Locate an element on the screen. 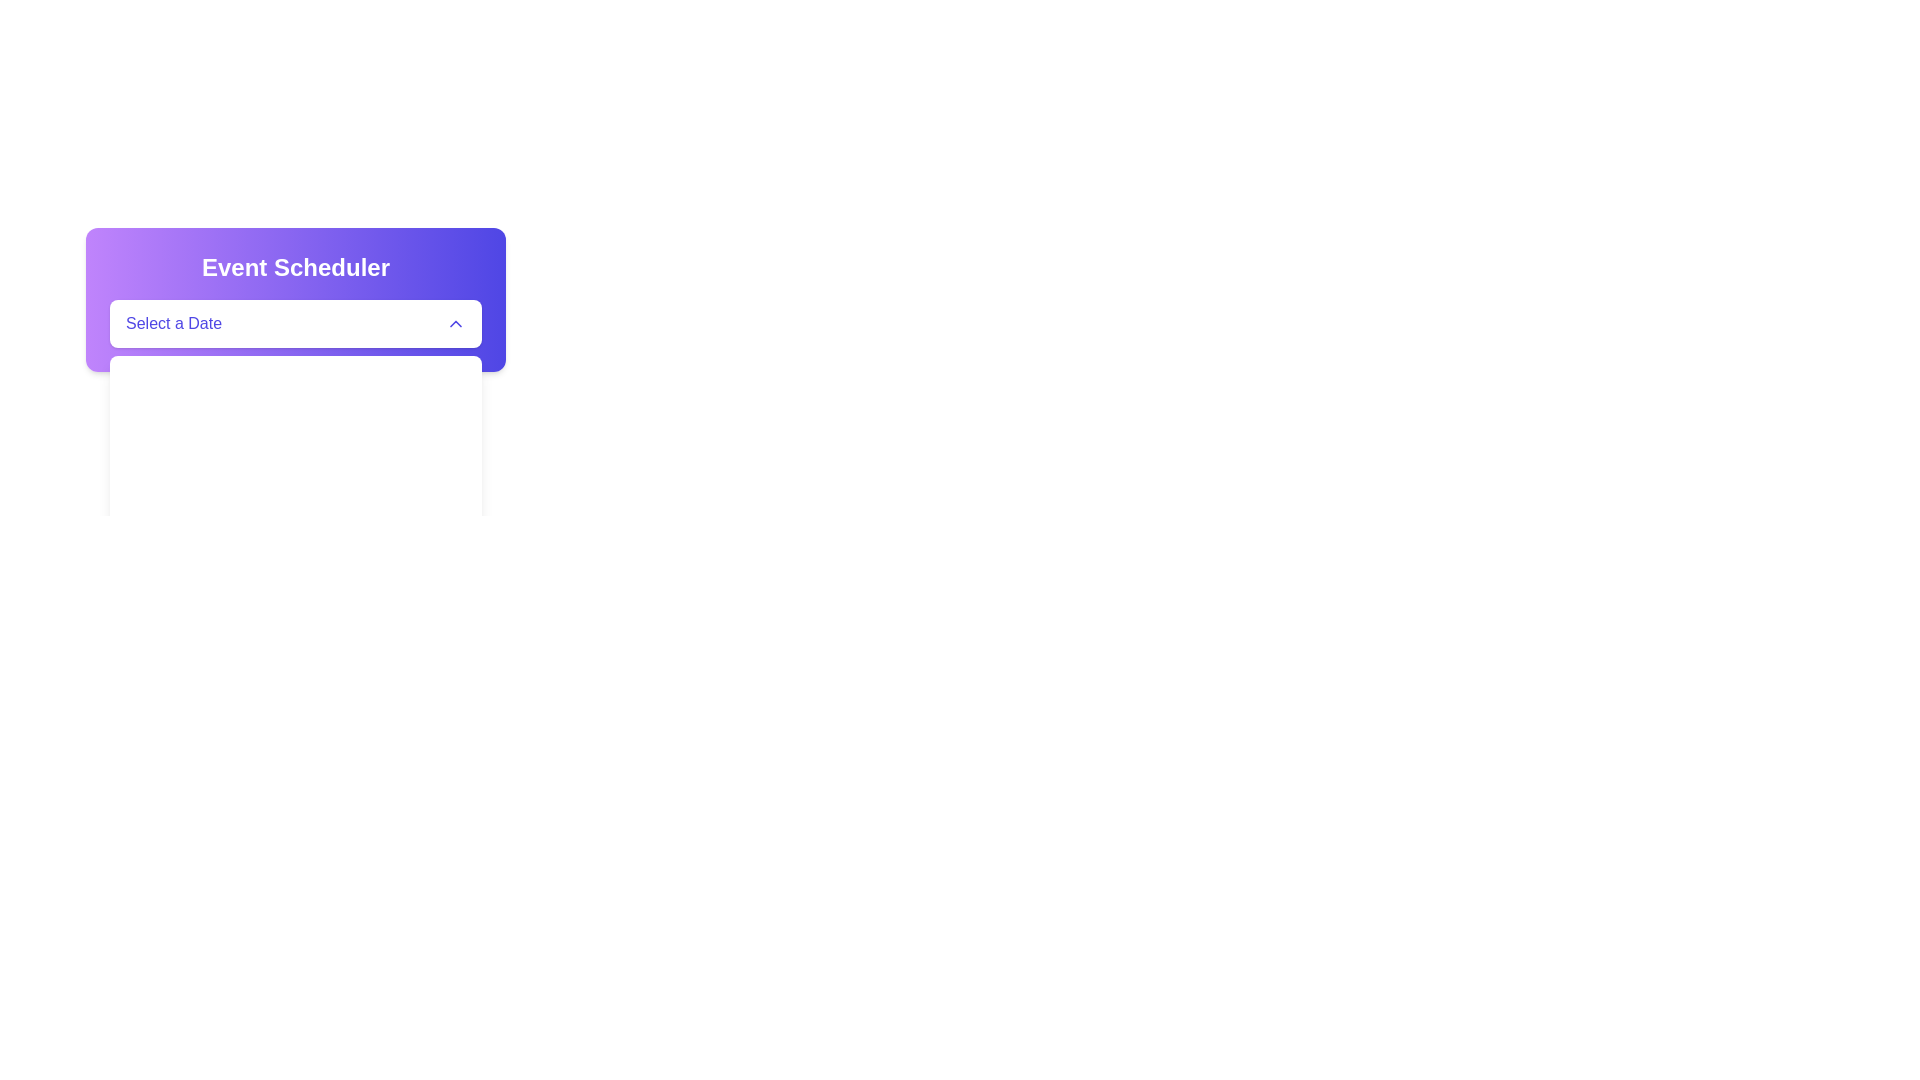 The image size is (1920, 1080). the upward chevron icon located at the right end of the 'Select a Date' card is located at coordinates (455, 323).